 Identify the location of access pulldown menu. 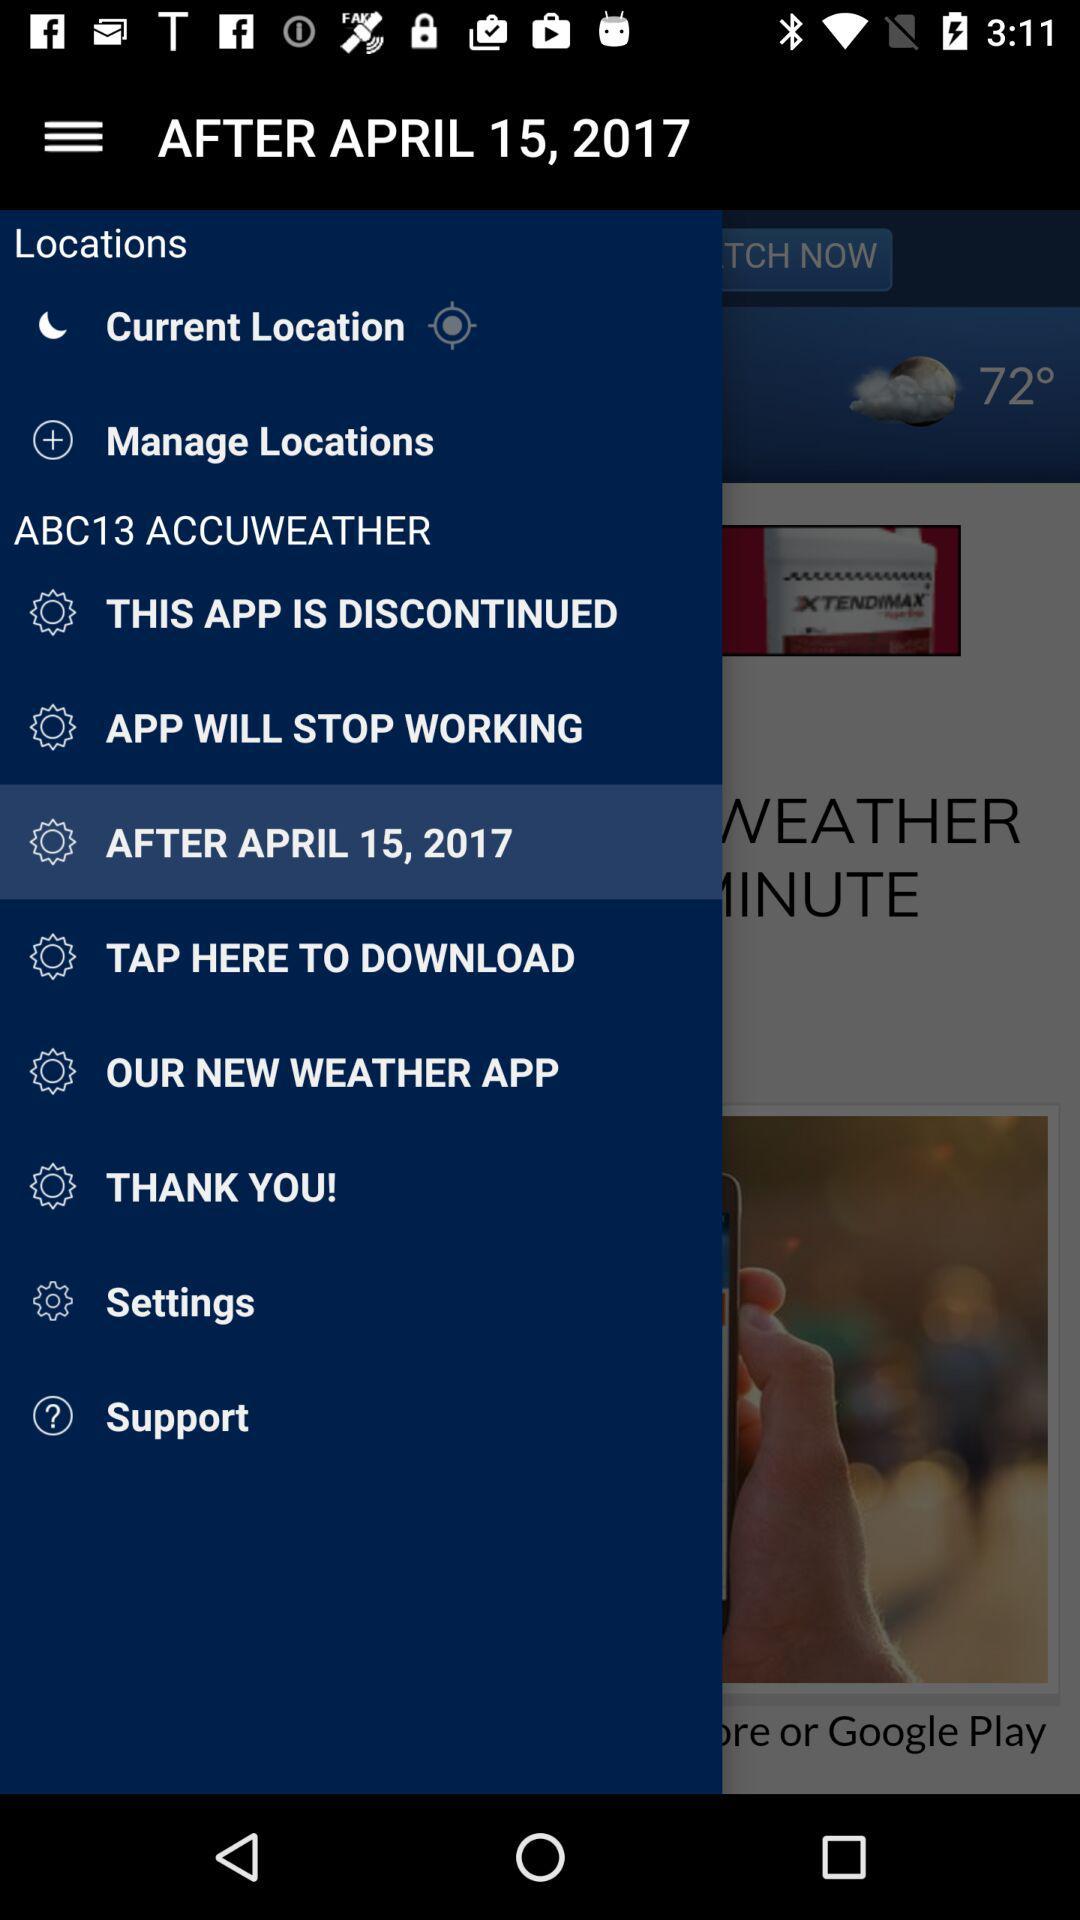
(72, 135).